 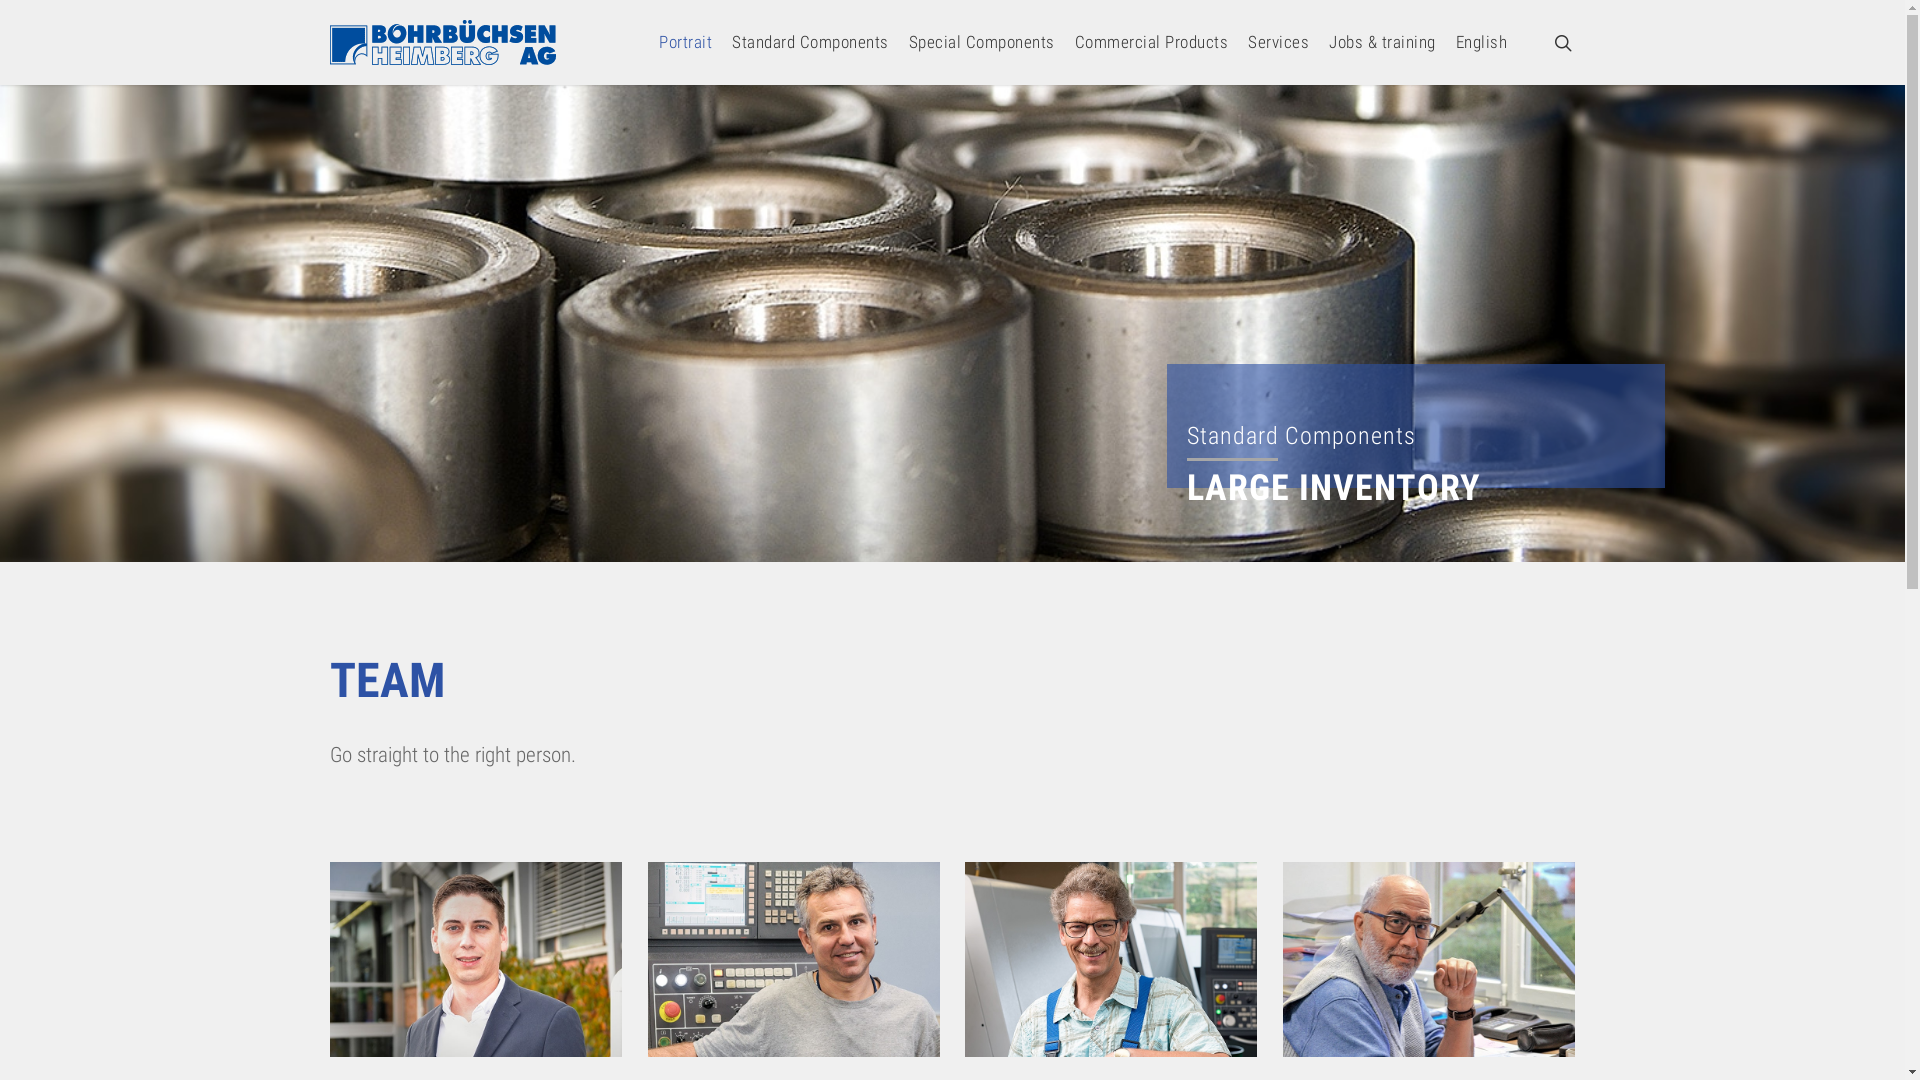 What do you see at coordinates (1277, 42) in the screenshot?
I see `'Services'` at bounding box center [1277, 42].